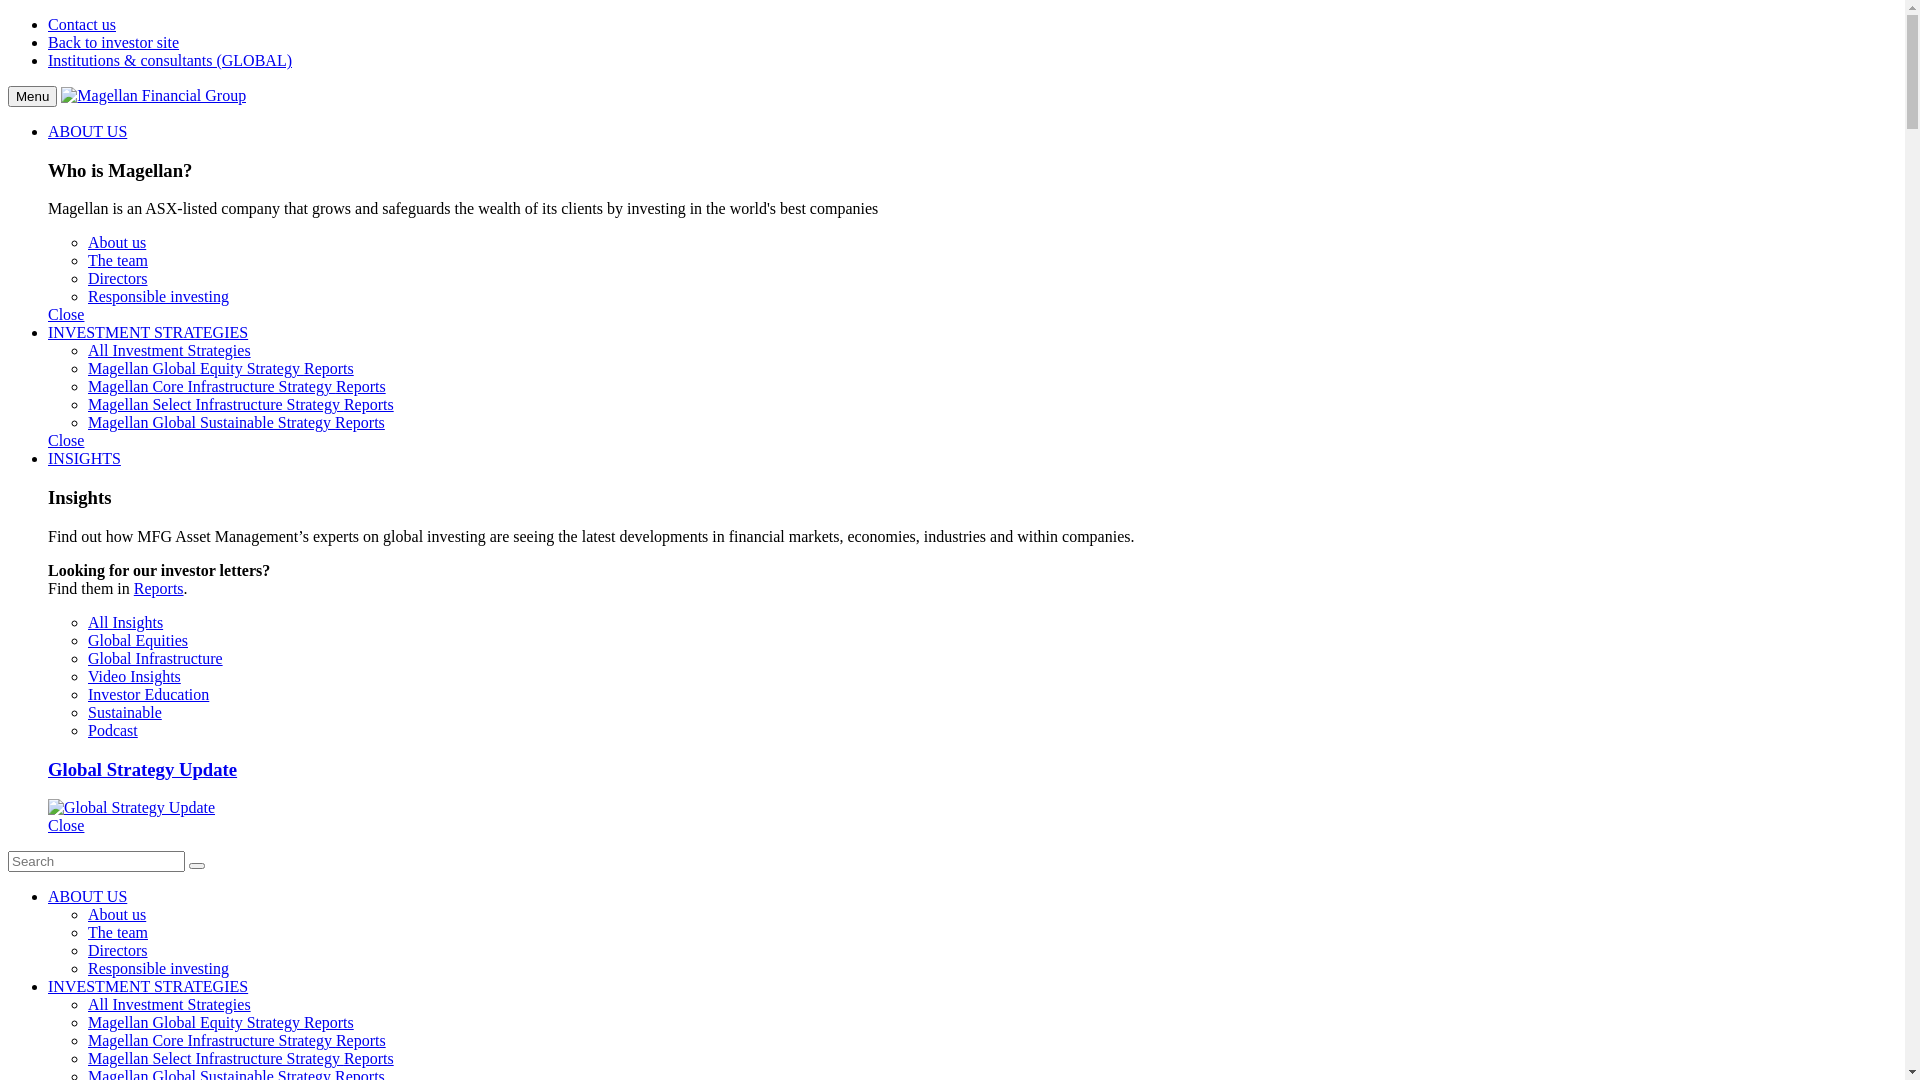 This screenshot has width=1920, height=1080. What do you see at coordinates (86, 349) in the screenshot?
I see `'All Investment Strategies'` at bounding box center [86, 349].